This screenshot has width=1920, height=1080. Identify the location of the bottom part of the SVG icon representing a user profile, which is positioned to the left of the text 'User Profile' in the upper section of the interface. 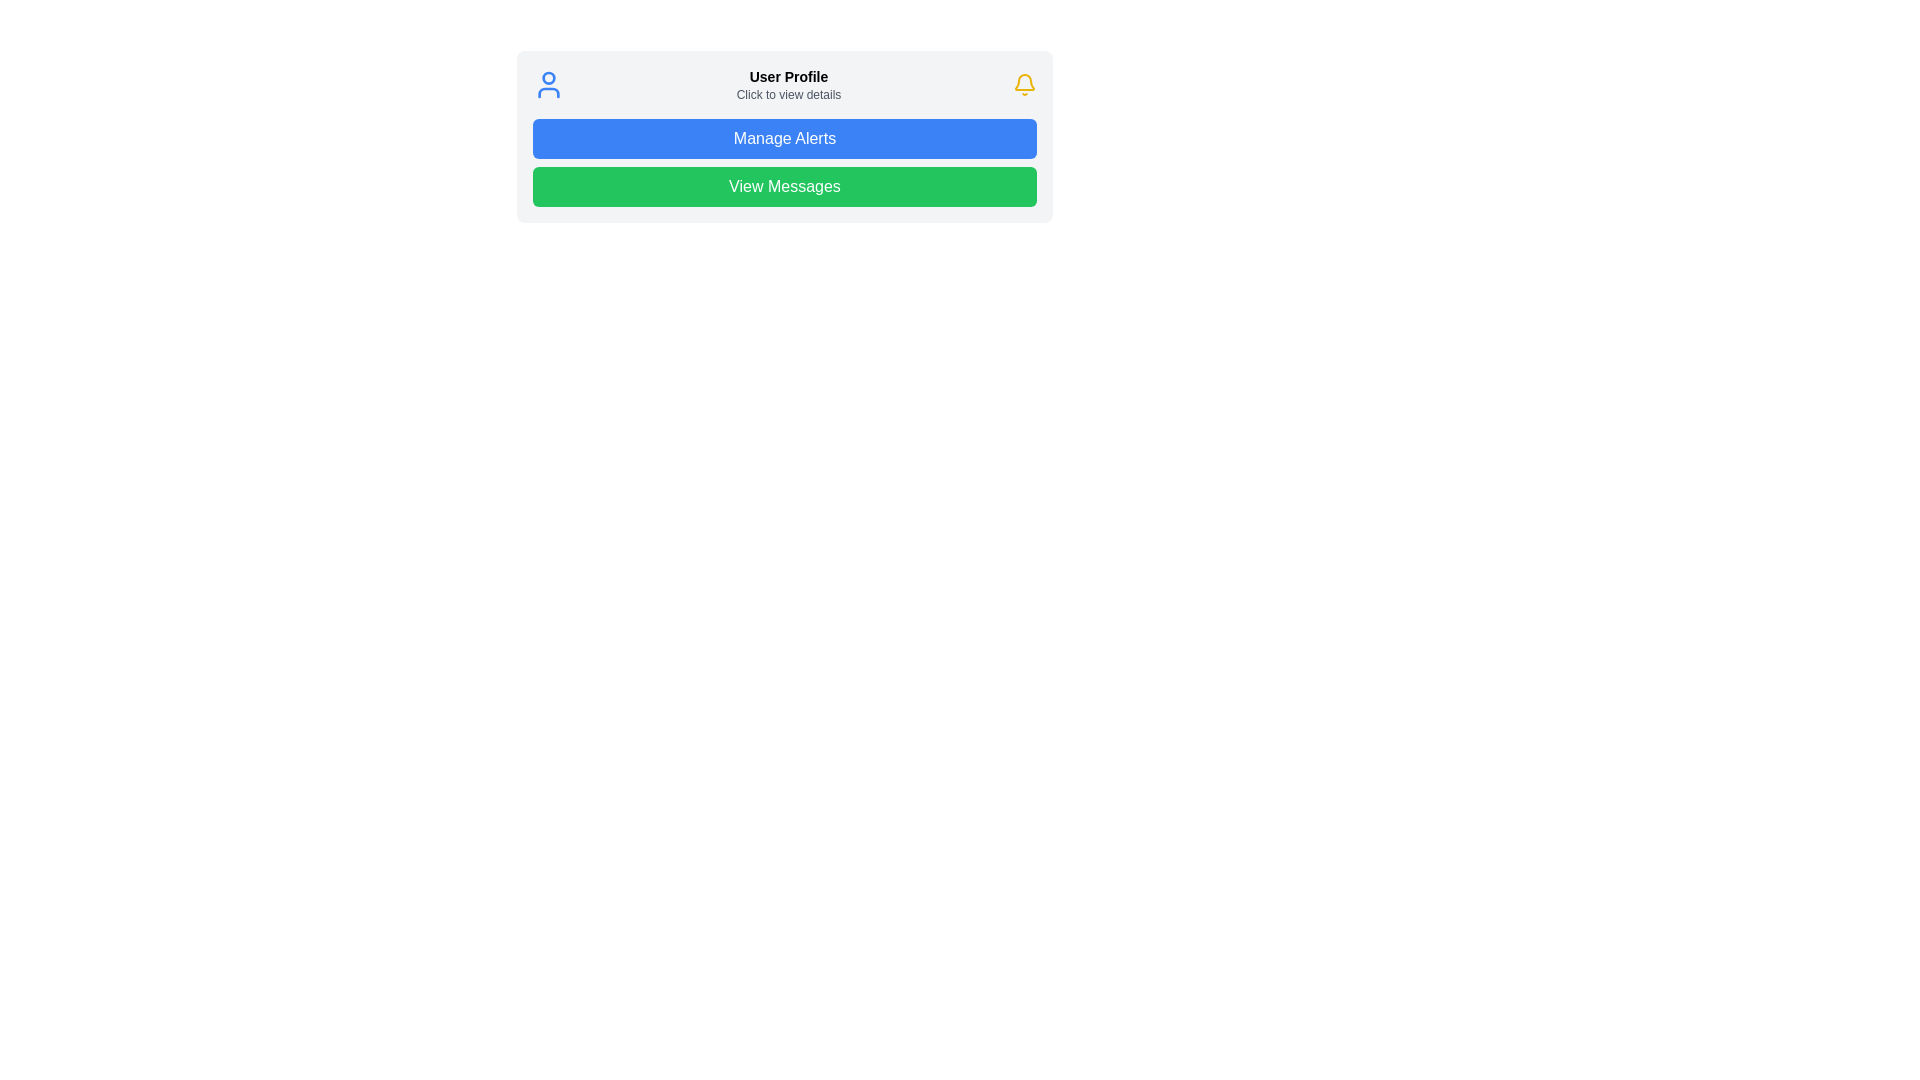
(548, 92).